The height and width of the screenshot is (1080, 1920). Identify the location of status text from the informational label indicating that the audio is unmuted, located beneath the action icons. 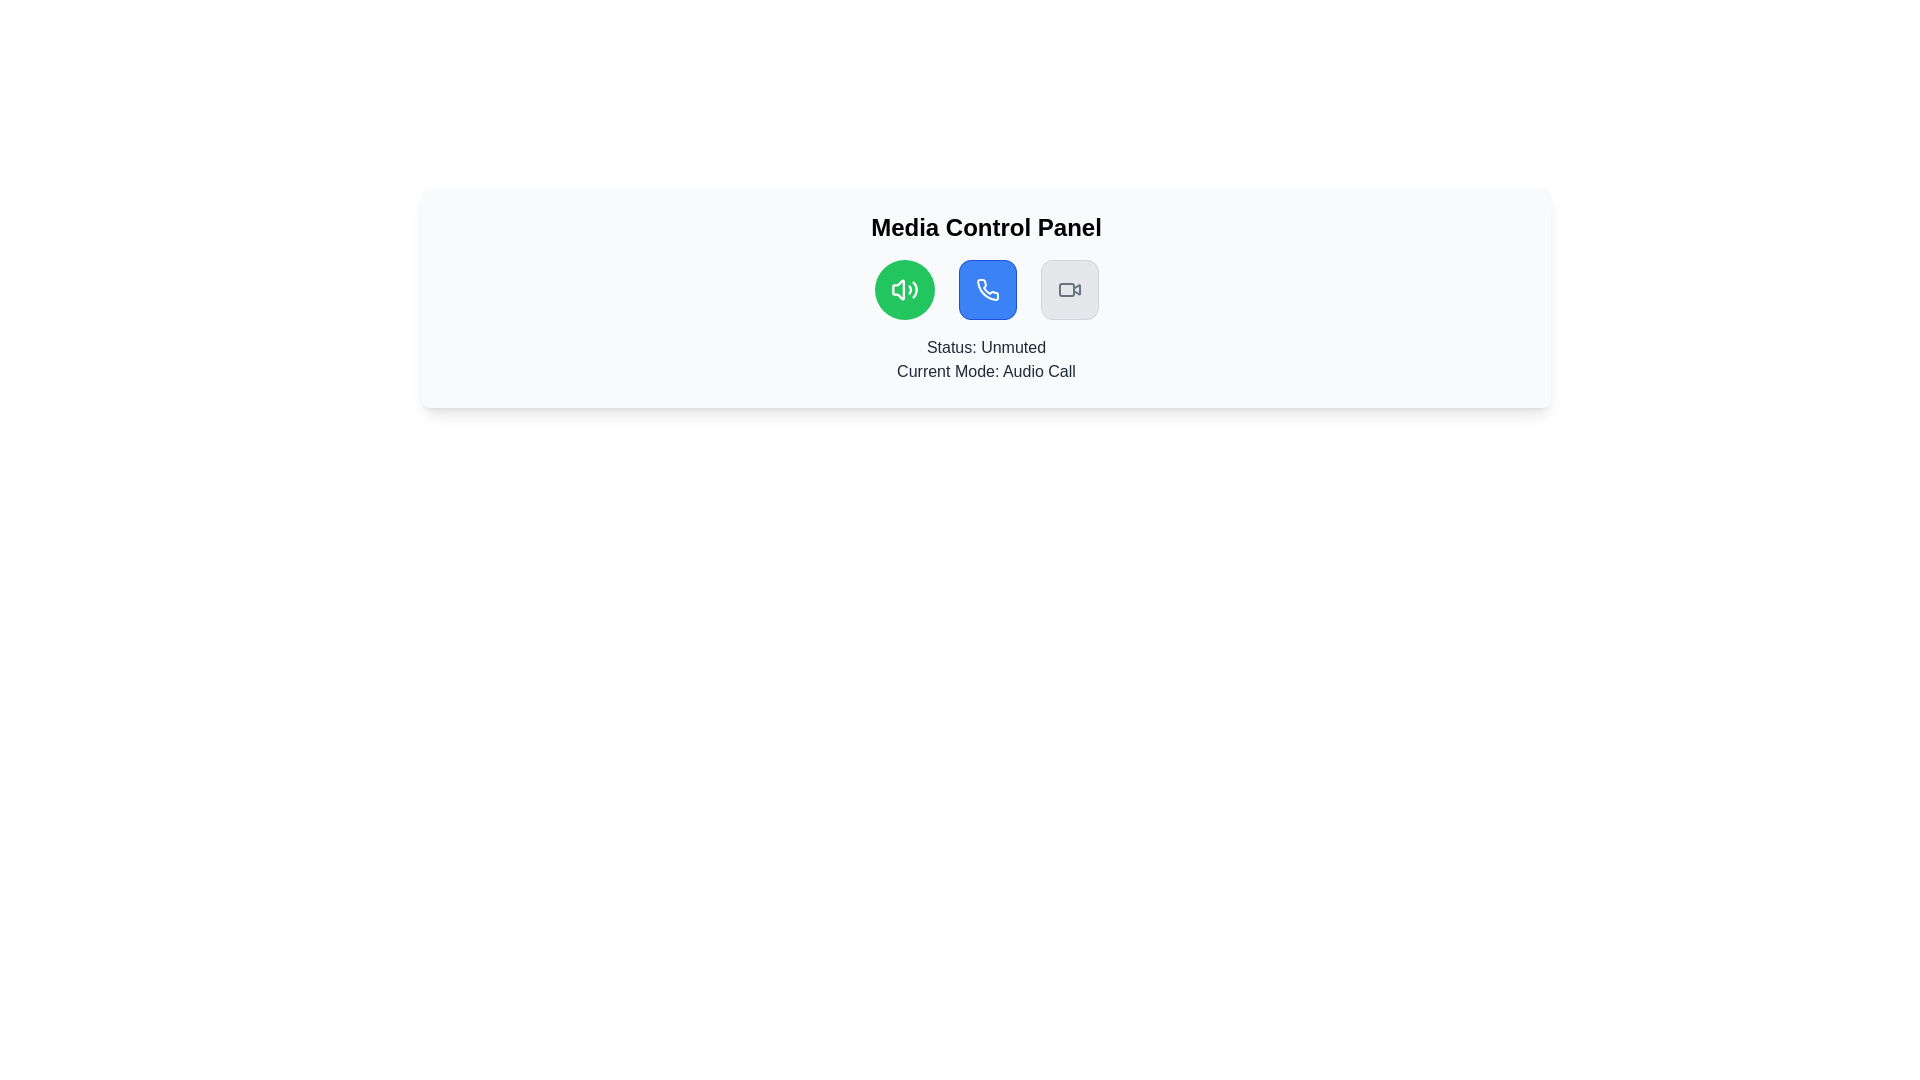
(986, 346).